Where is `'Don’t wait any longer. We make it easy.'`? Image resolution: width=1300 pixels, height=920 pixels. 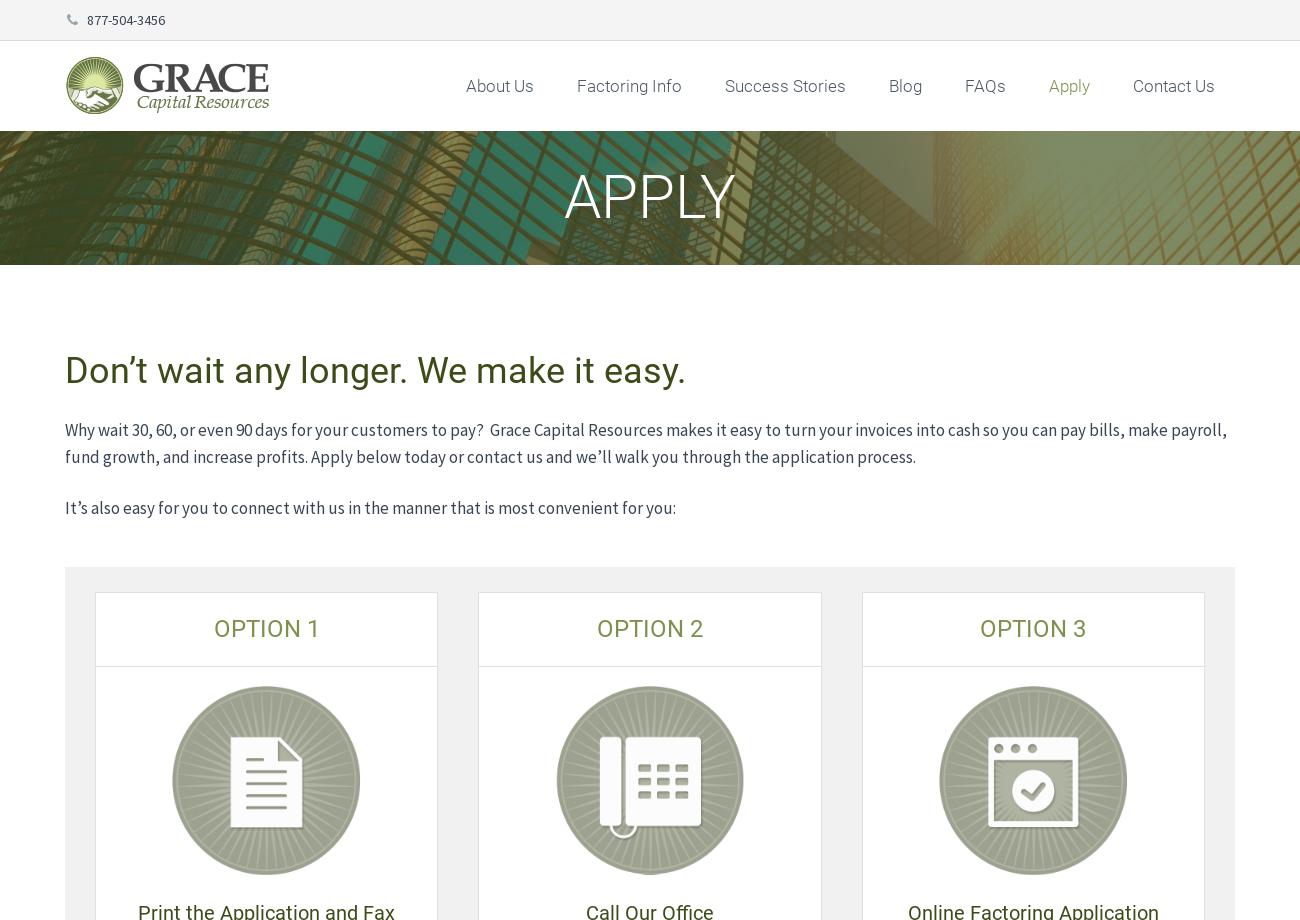
'Don’t wait any longer. We make it easy.' is located at coordinates (65, 369).